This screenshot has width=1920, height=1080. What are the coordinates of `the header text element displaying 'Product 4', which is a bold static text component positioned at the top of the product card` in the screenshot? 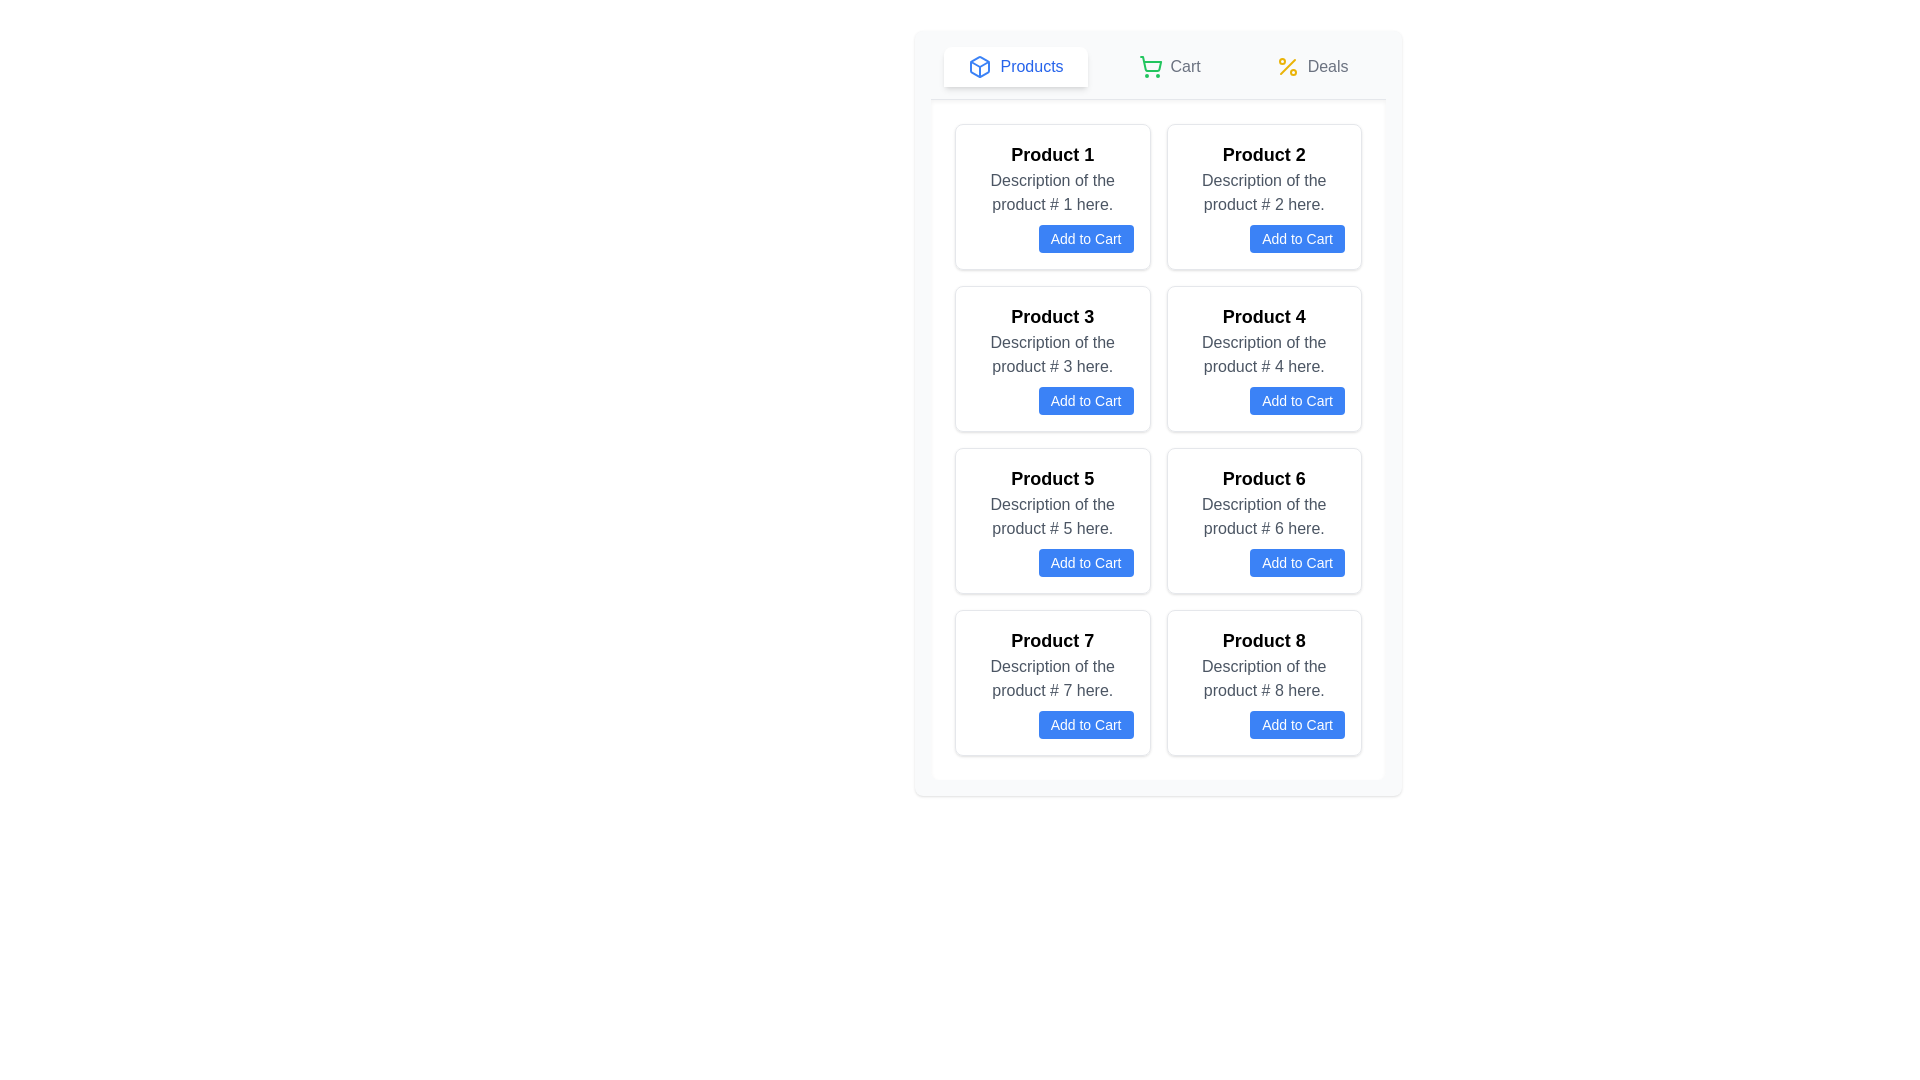 It's located at (1263, 315).